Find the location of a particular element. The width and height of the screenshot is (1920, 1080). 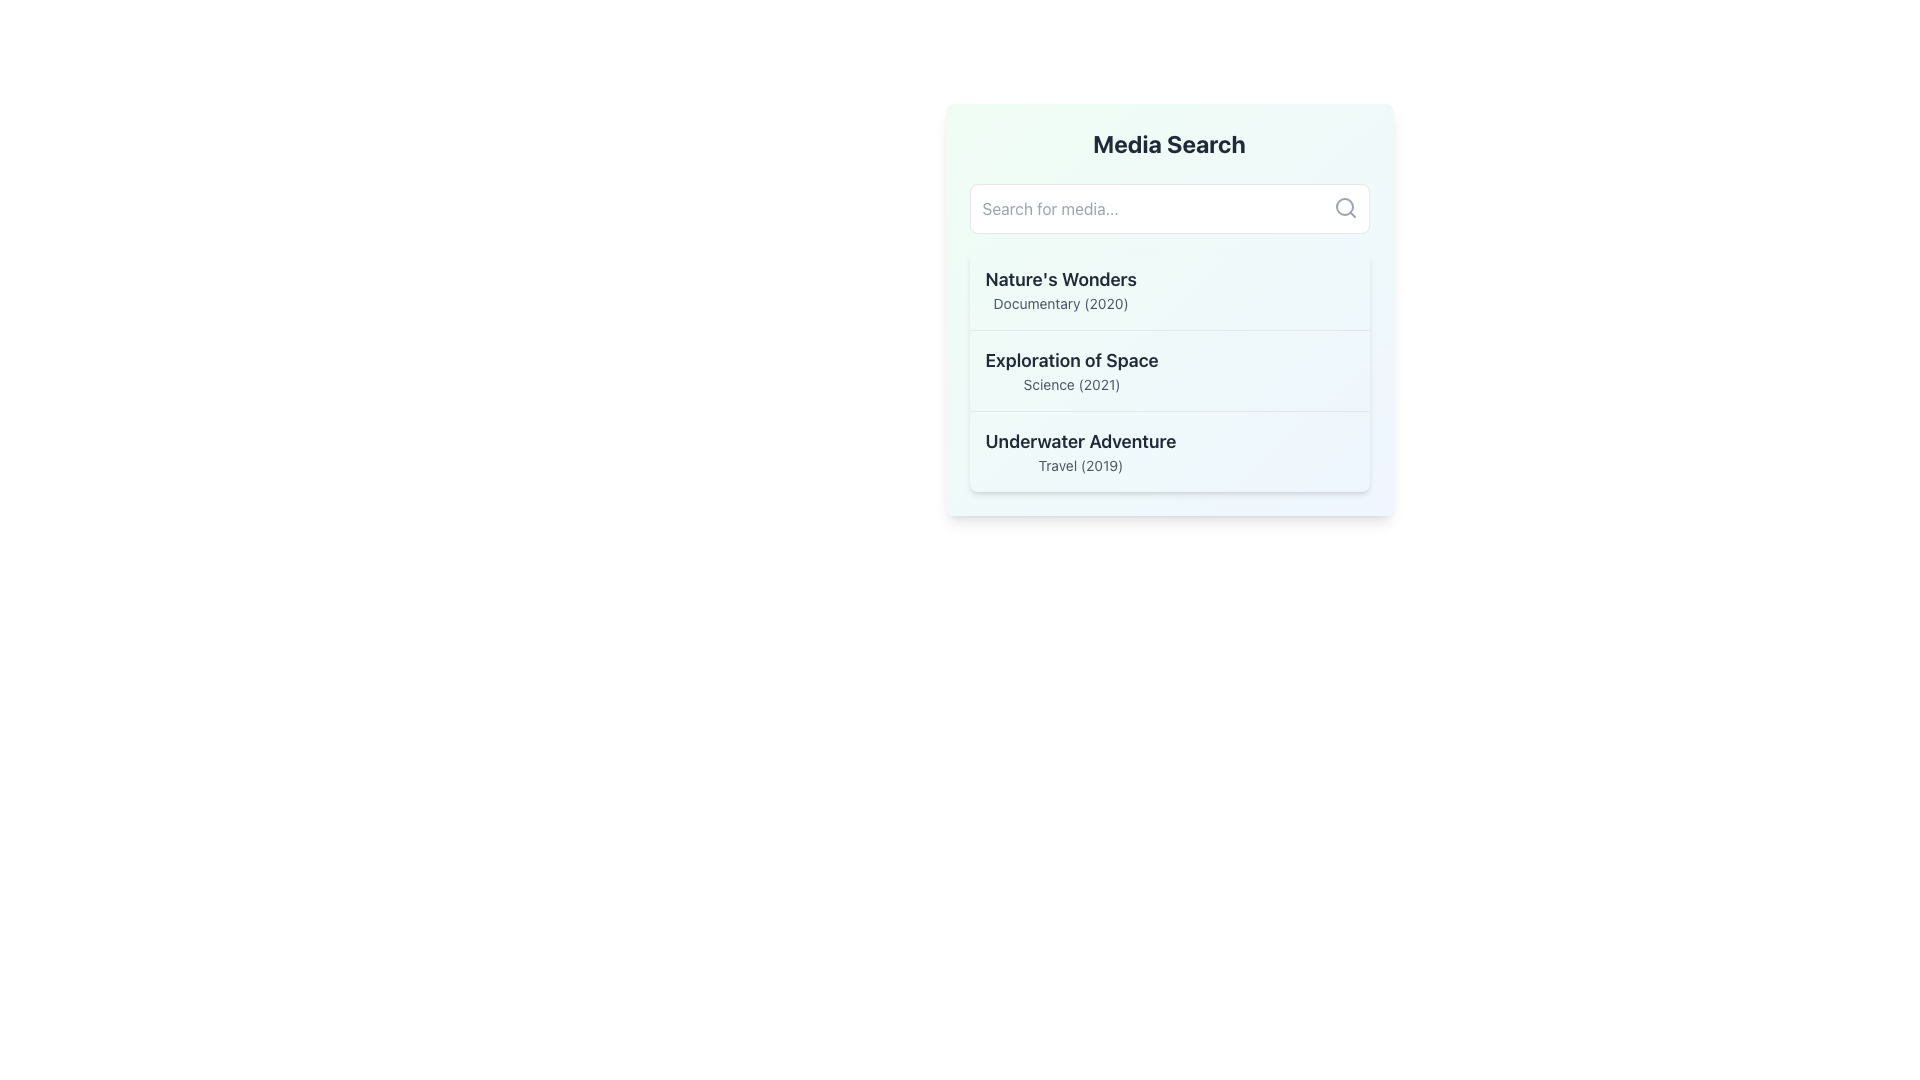

text label displaying 'Documentary (2020)' which is styled in a small gray font and is positioned immediately below the title 'Nature's Wonders' in the media search results list is located at coordinates (1060, 304).